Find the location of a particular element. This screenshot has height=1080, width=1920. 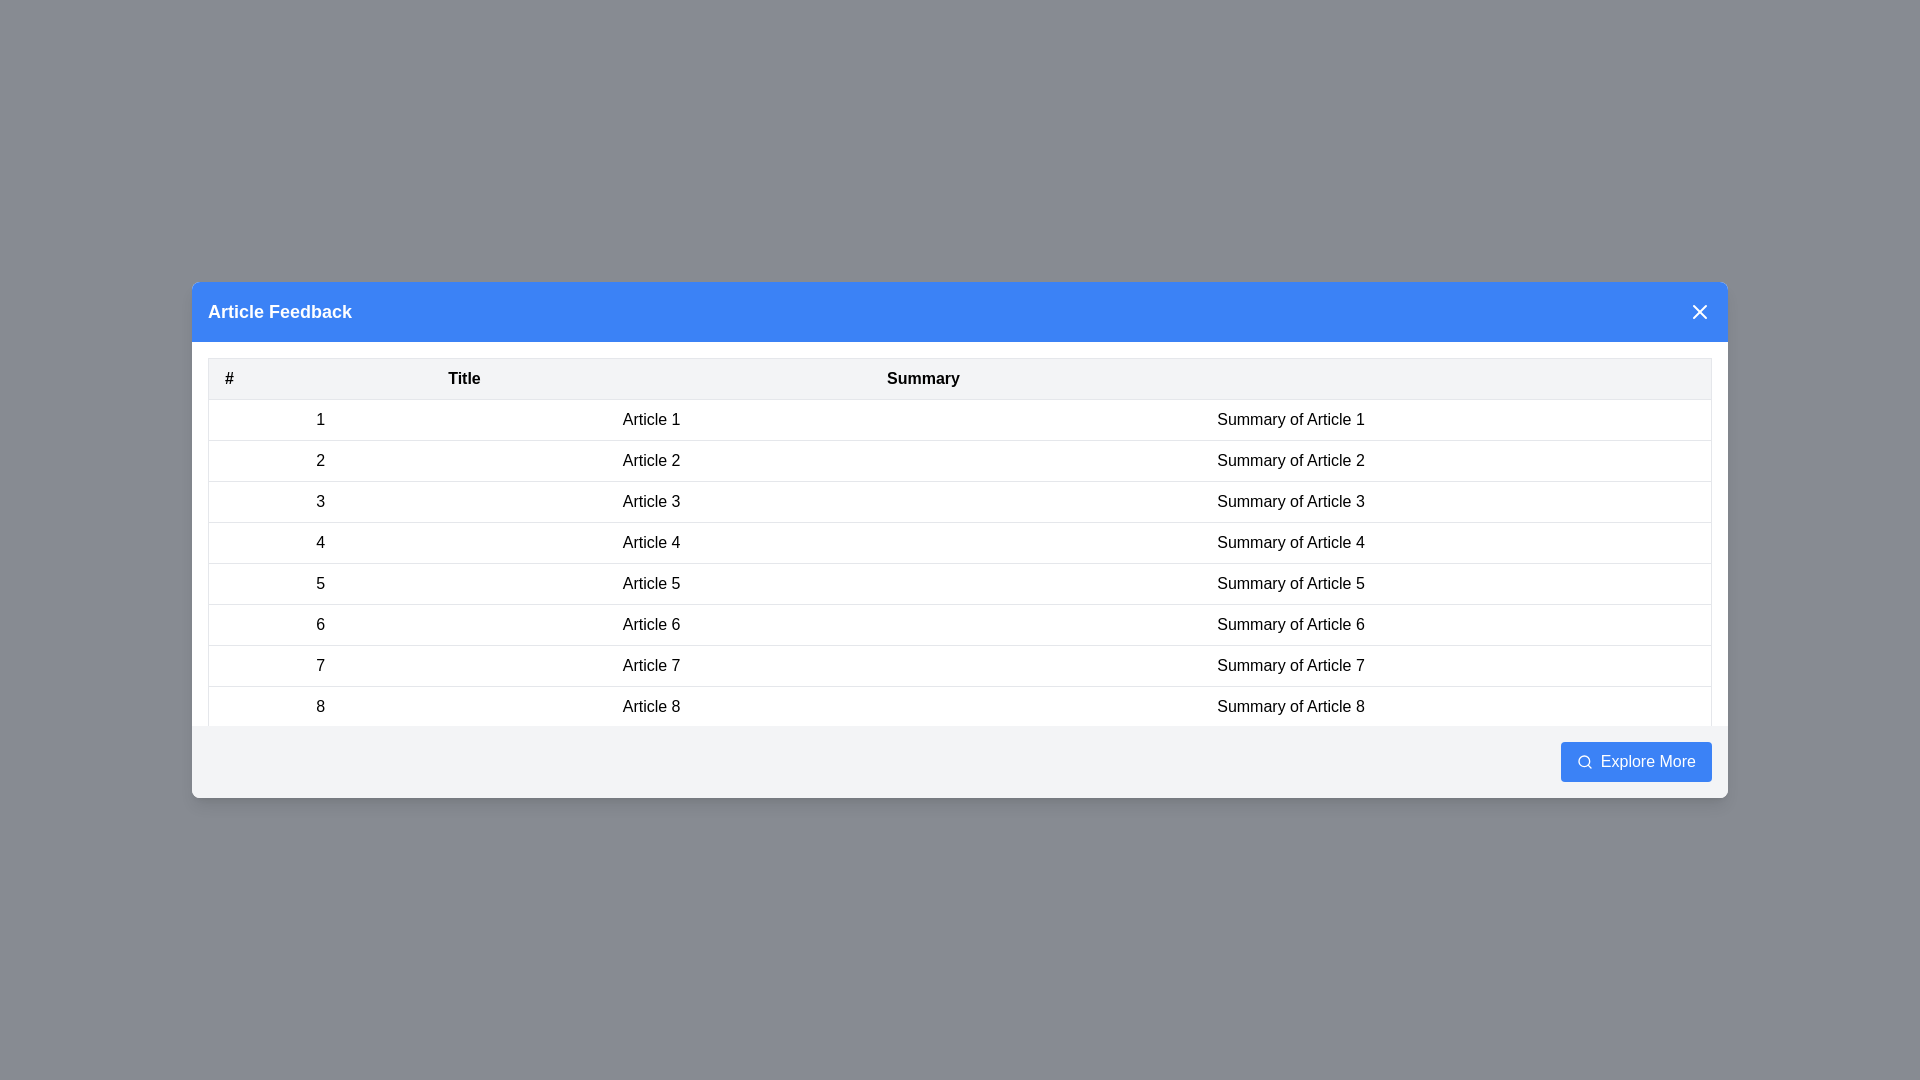

the 'Explore More' button to trigger its action is located at coordinates (1636, 762).